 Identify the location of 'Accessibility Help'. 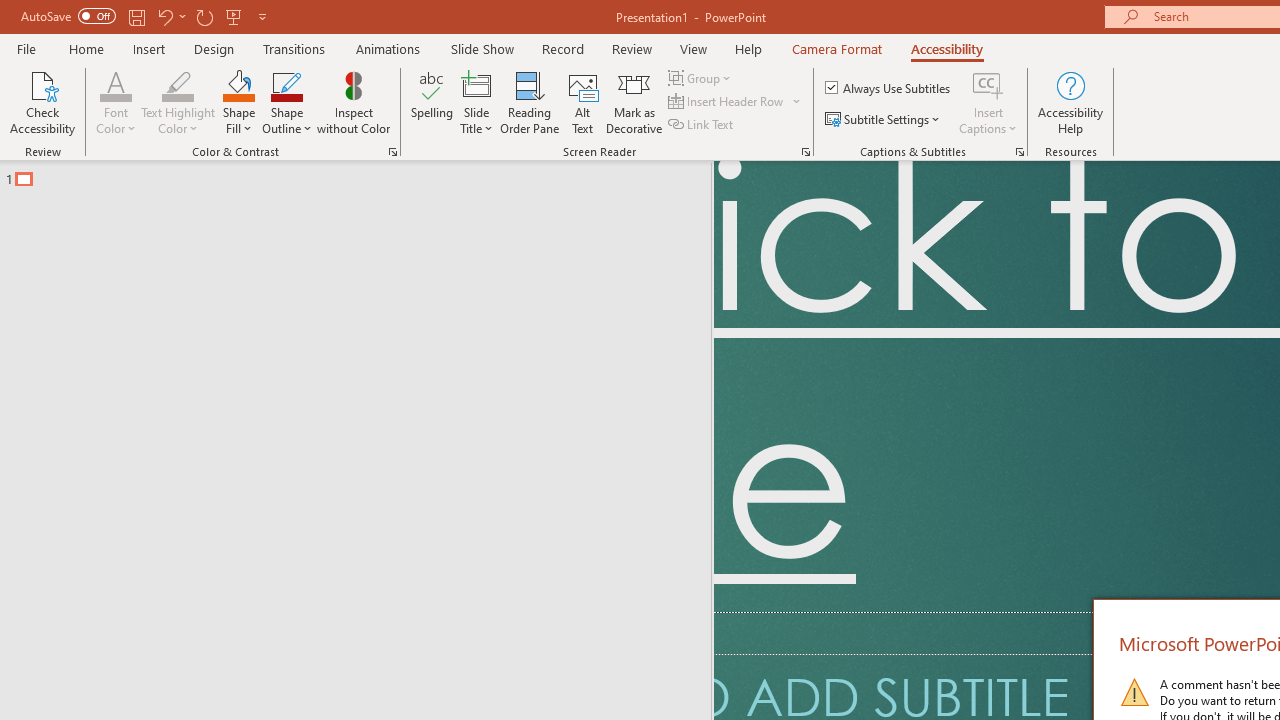
(1069, 103).